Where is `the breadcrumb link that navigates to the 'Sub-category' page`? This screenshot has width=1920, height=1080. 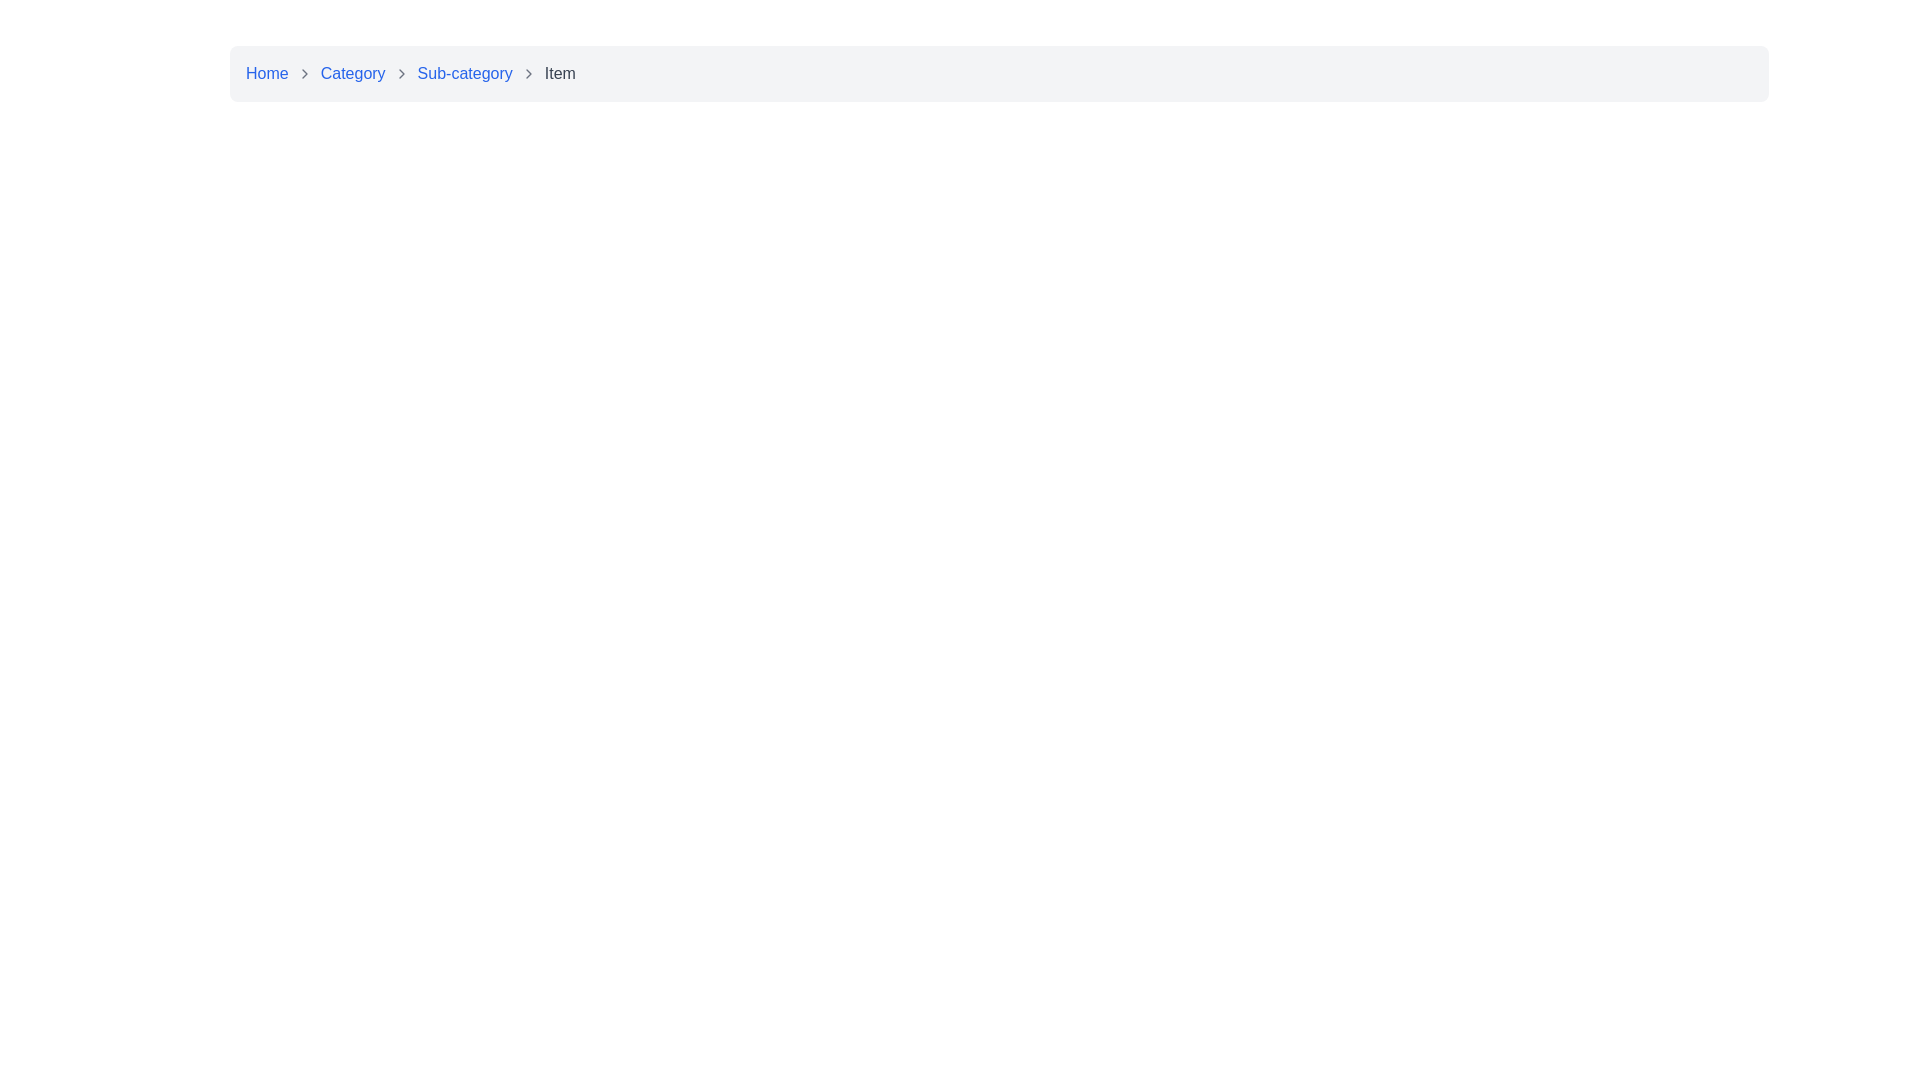 the breadcrumb link that navigates to the 'Sub-category' page is located at coordinates (464, 72).